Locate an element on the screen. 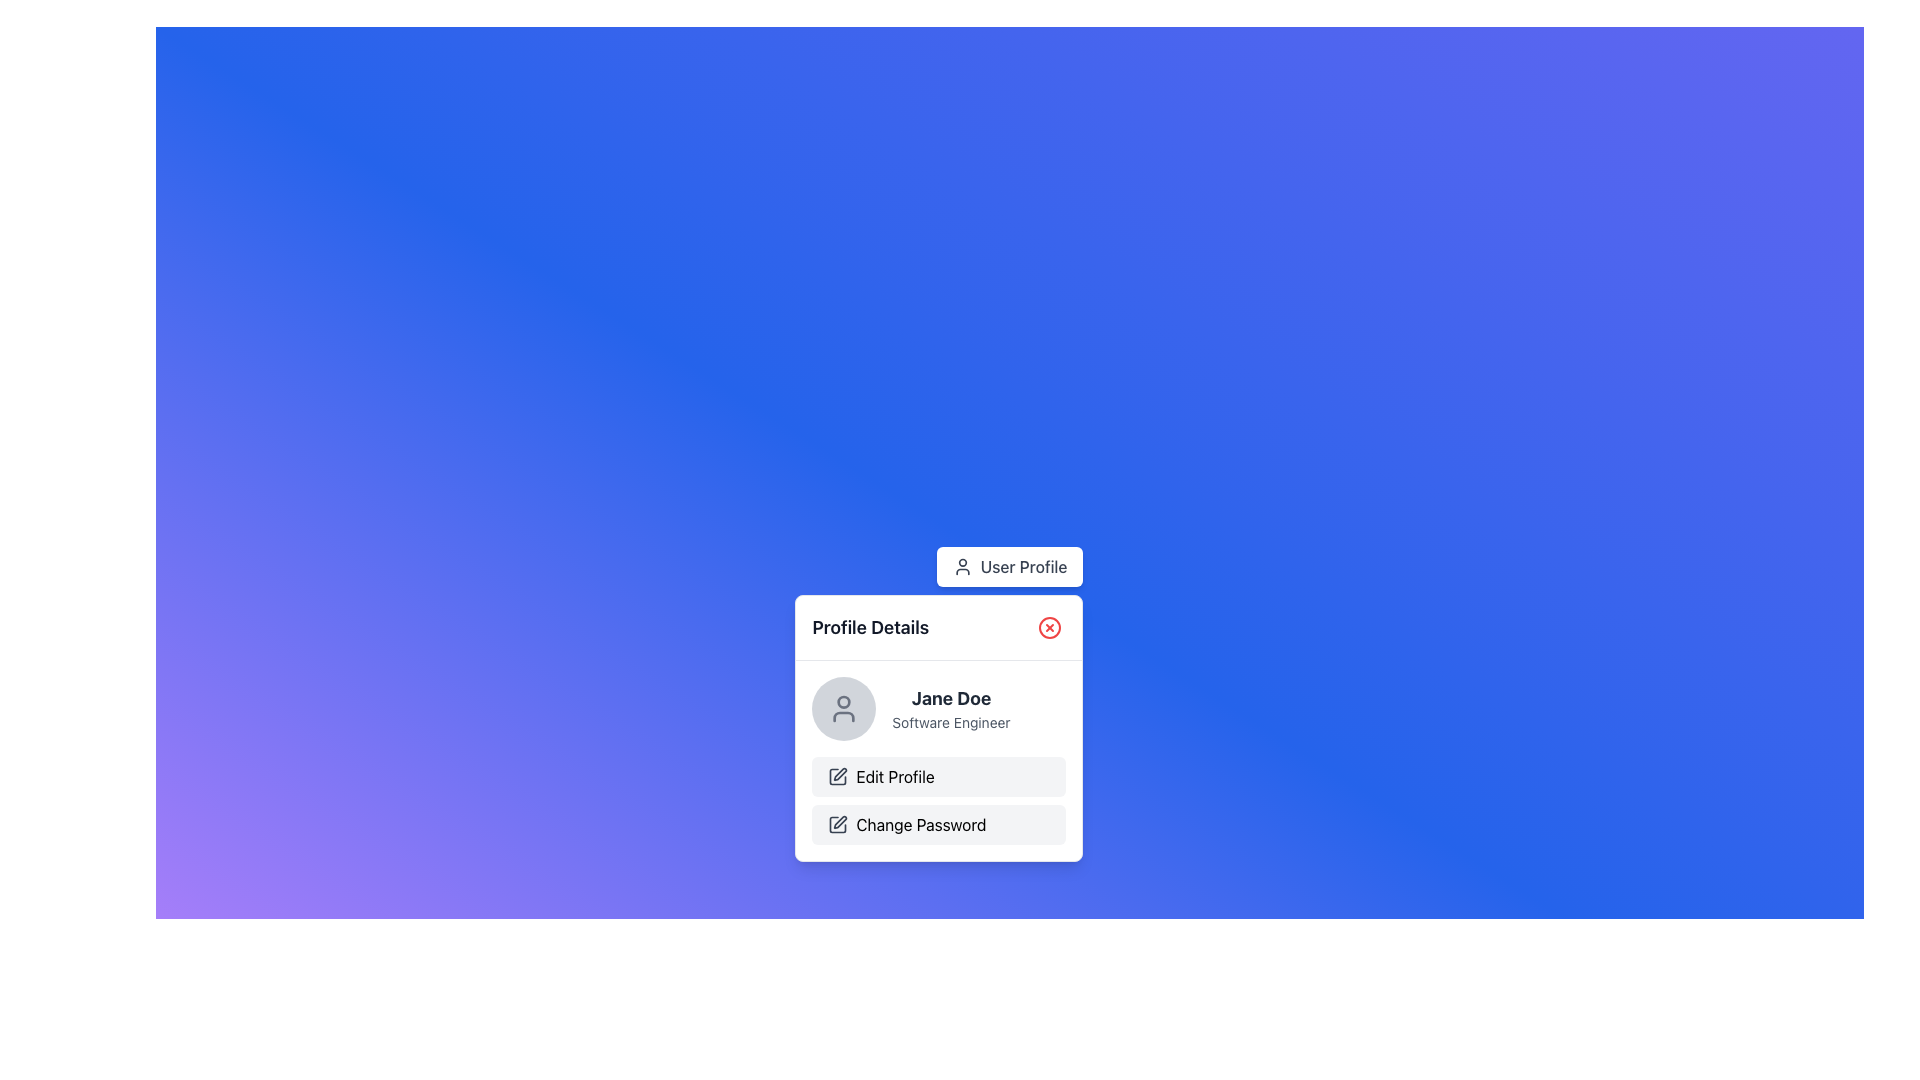 This screenshot has height=1080, width=1920. the vertical group of action buttons labeled 'Edit Profile' and 'Change Password' within the 'Profile Details' card is located at coordinates (938, 800).